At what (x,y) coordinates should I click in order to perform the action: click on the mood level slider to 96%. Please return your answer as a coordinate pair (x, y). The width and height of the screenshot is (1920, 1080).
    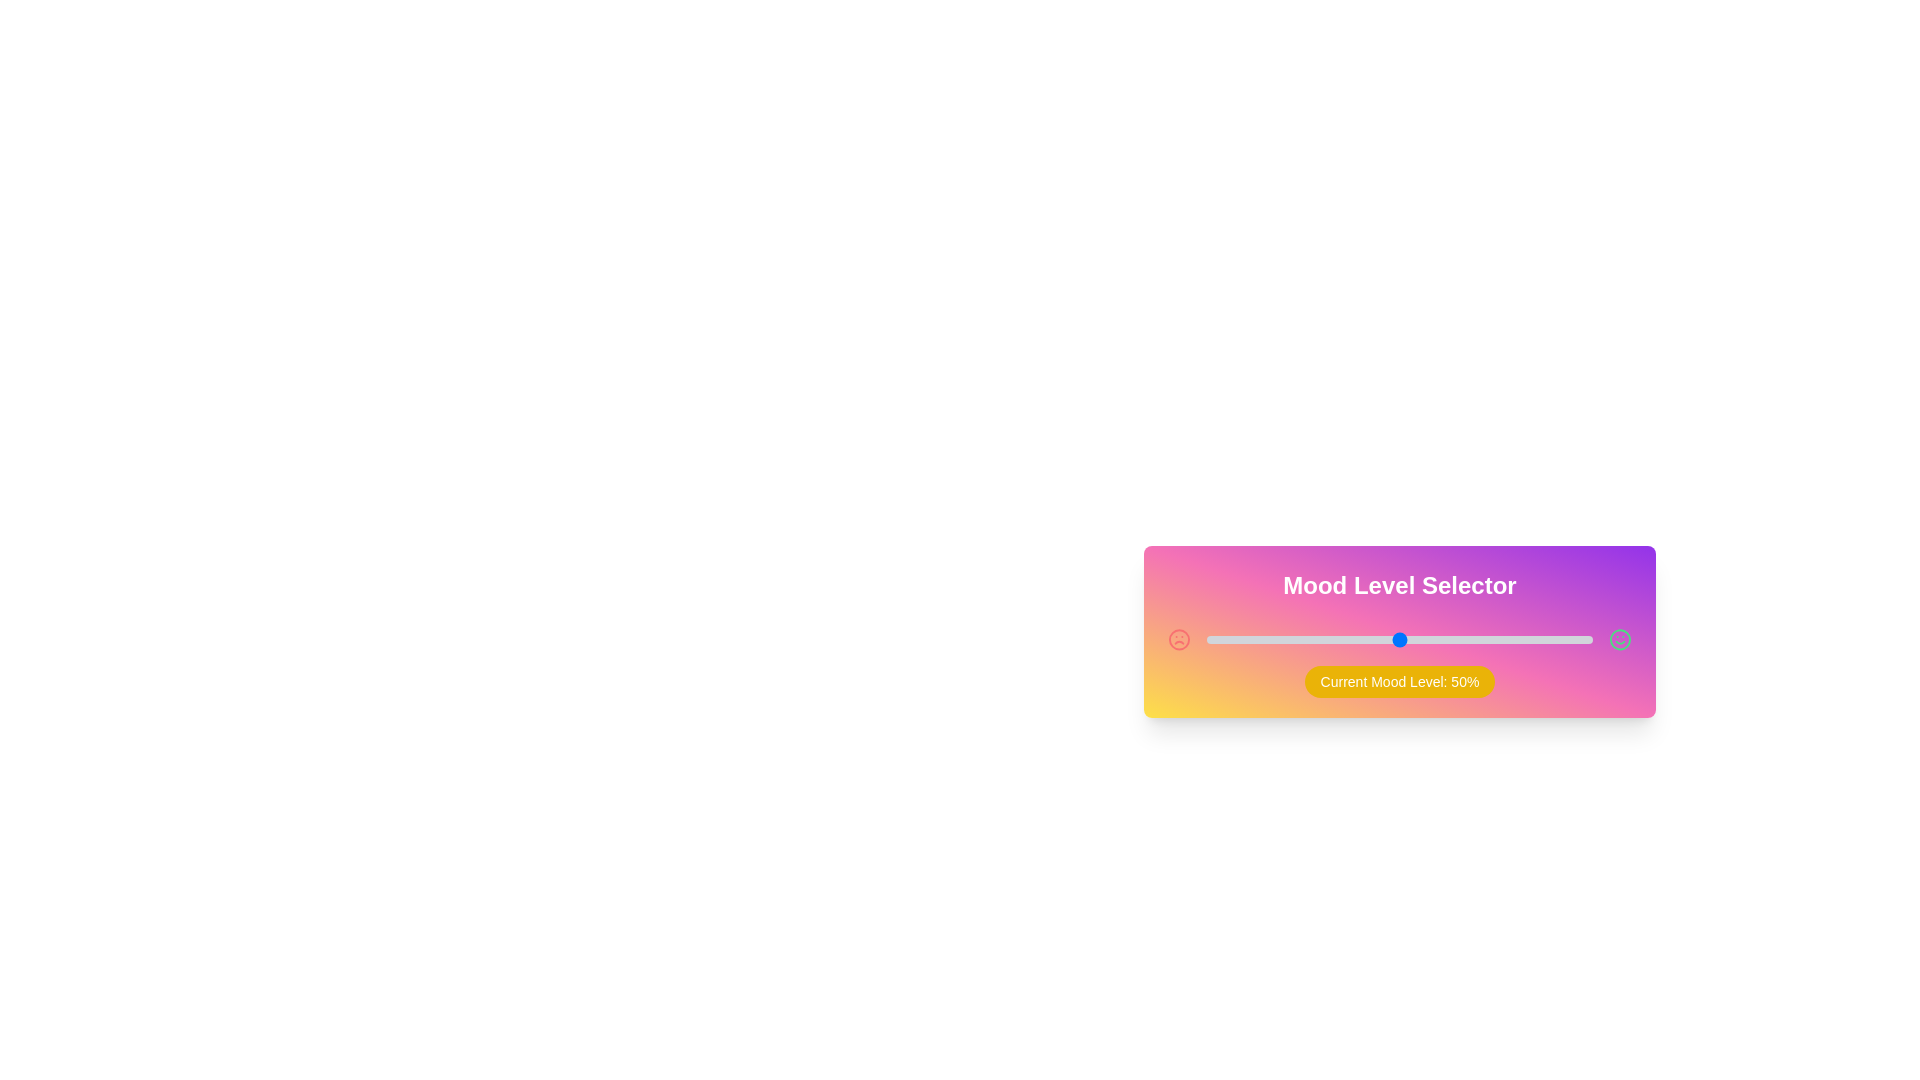
    Looking at the image, I should click on (1576, 640).